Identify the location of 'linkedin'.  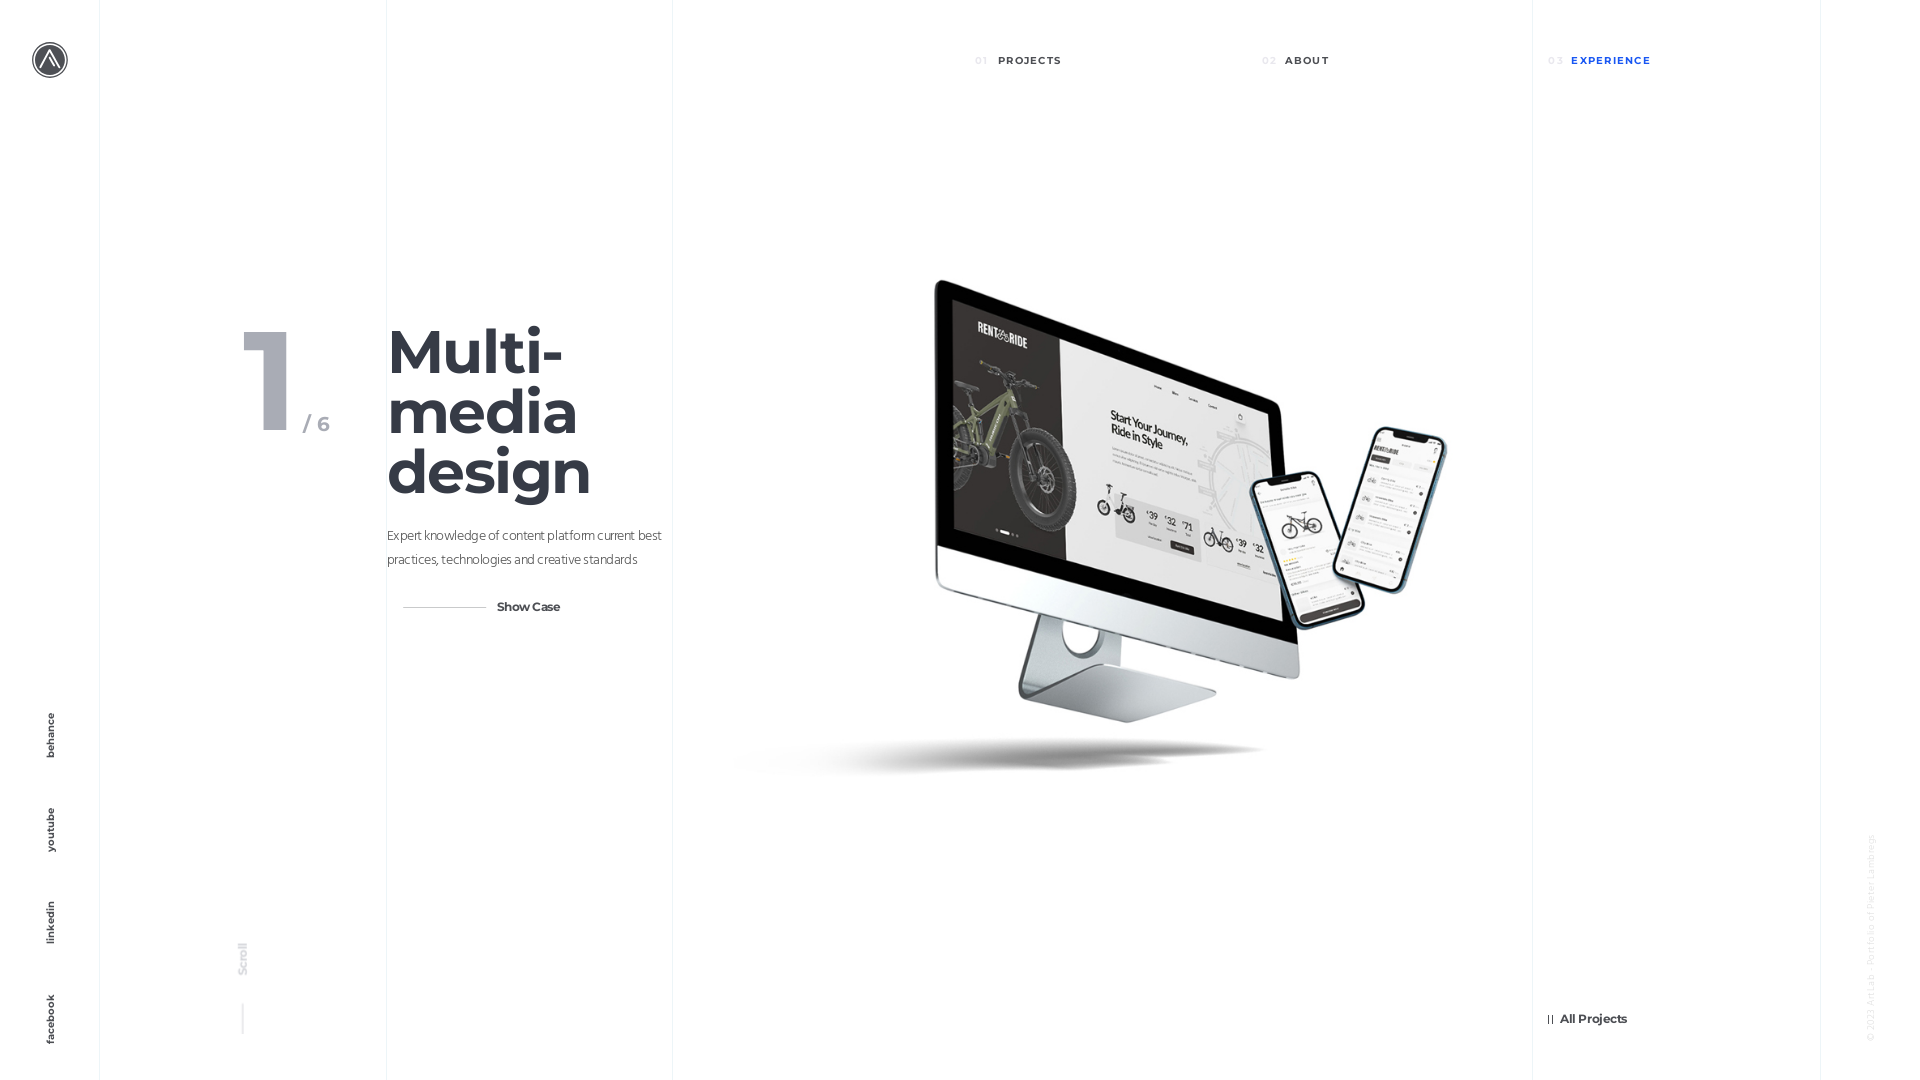
(0, 950).